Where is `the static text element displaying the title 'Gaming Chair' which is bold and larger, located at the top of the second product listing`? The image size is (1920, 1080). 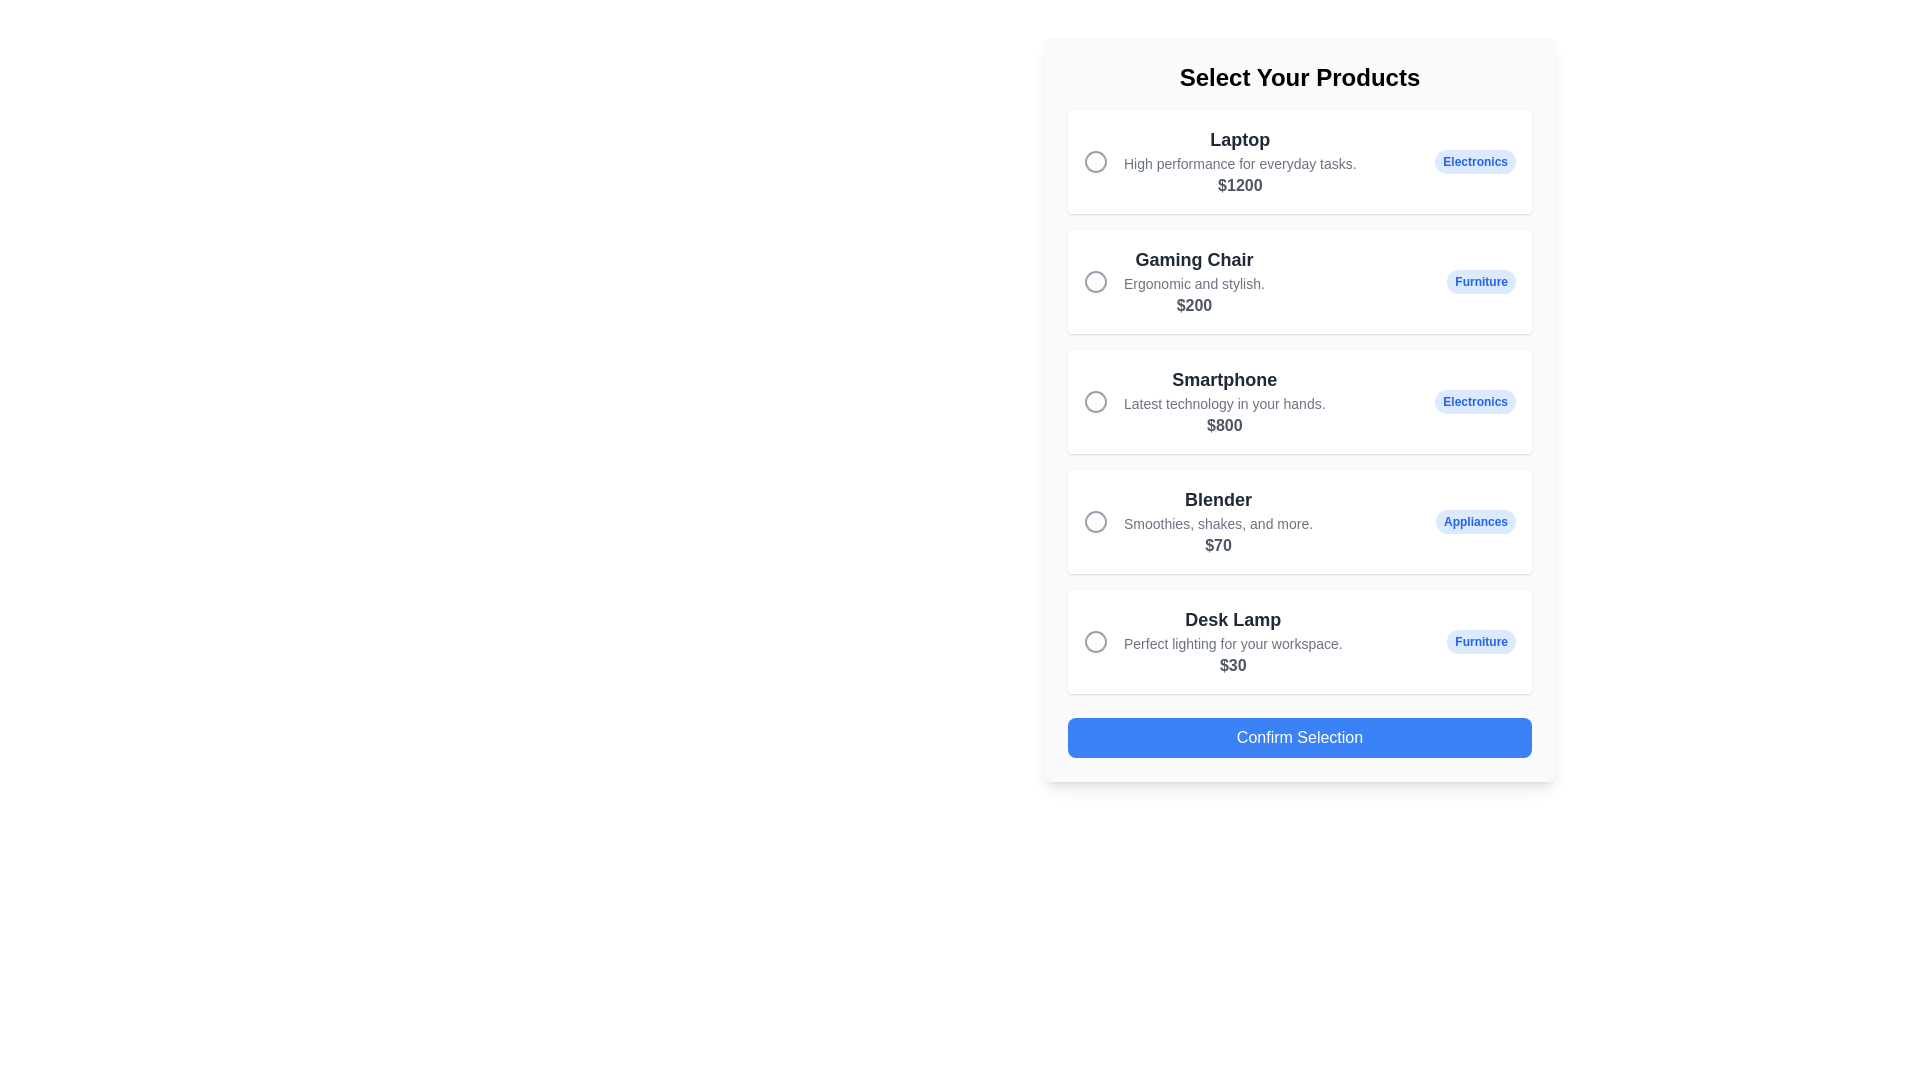
the static text element displaying the title 'Gaming Chair' which is bold and larger, located at the top of the second product listing is located at coordinates (1194, 258).